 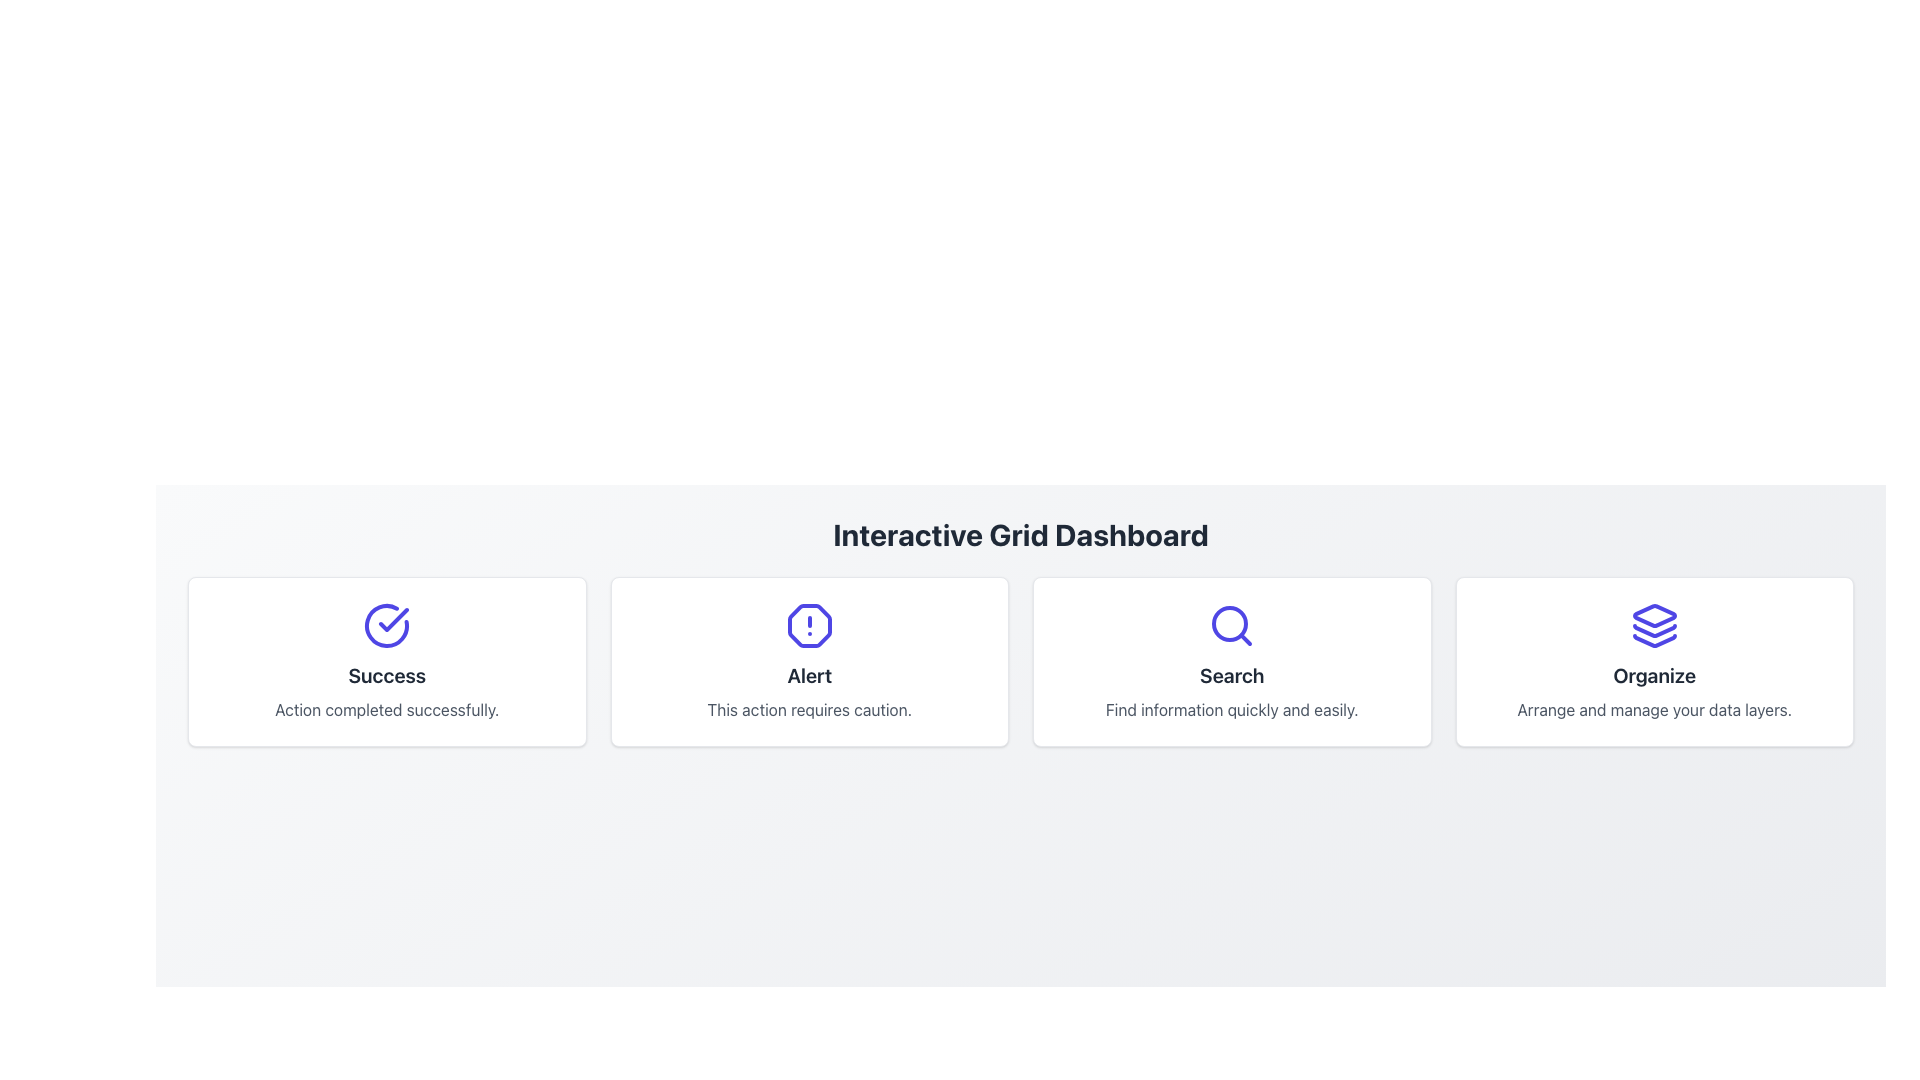 I want to click on middle layer of the three-layer stack icon, which is centered above the 'Organize' label and is depicted as a stylized horizontal line segment with tapering ends, so click(x=1654, y=631).